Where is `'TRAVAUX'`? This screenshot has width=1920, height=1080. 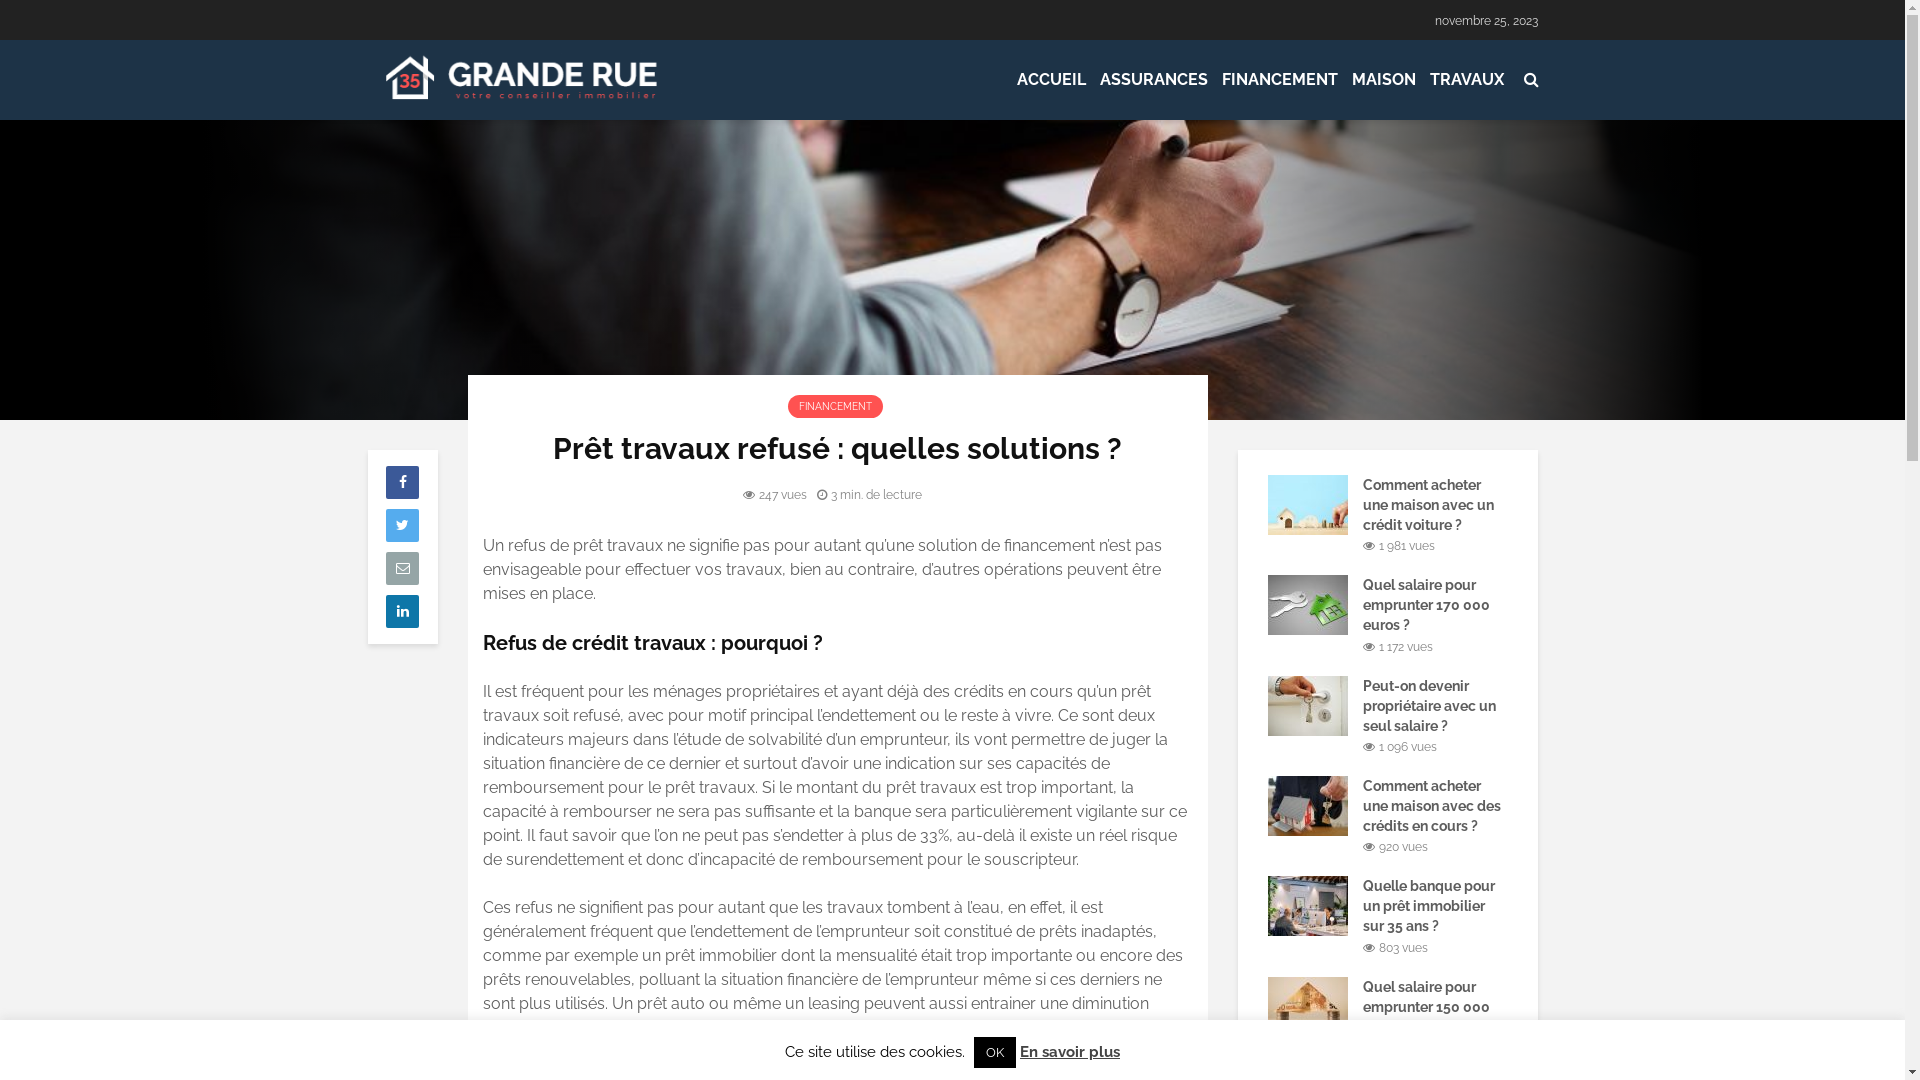 'TRAVAUX' is located at coordinates (1465, 79).